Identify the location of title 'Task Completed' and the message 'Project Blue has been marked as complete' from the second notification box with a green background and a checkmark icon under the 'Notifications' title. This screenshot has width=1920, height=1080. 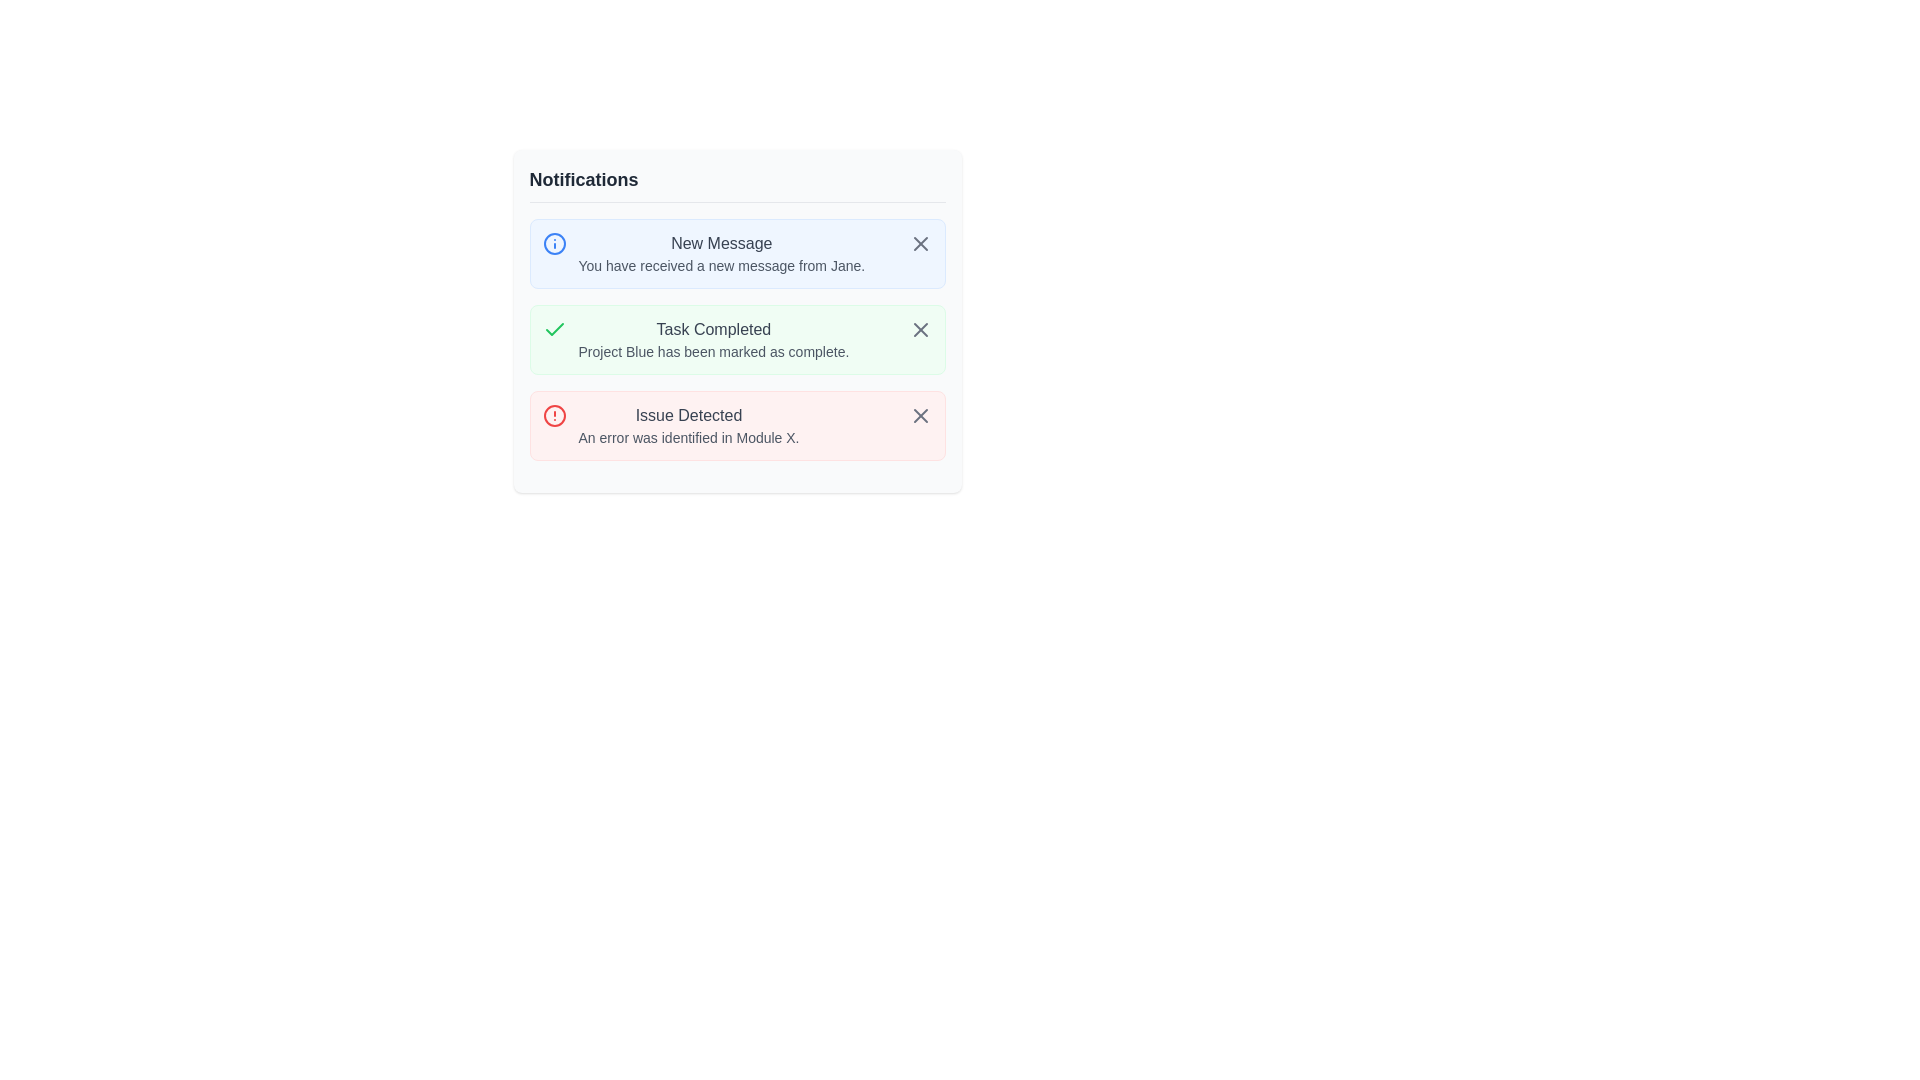
(736, 338).